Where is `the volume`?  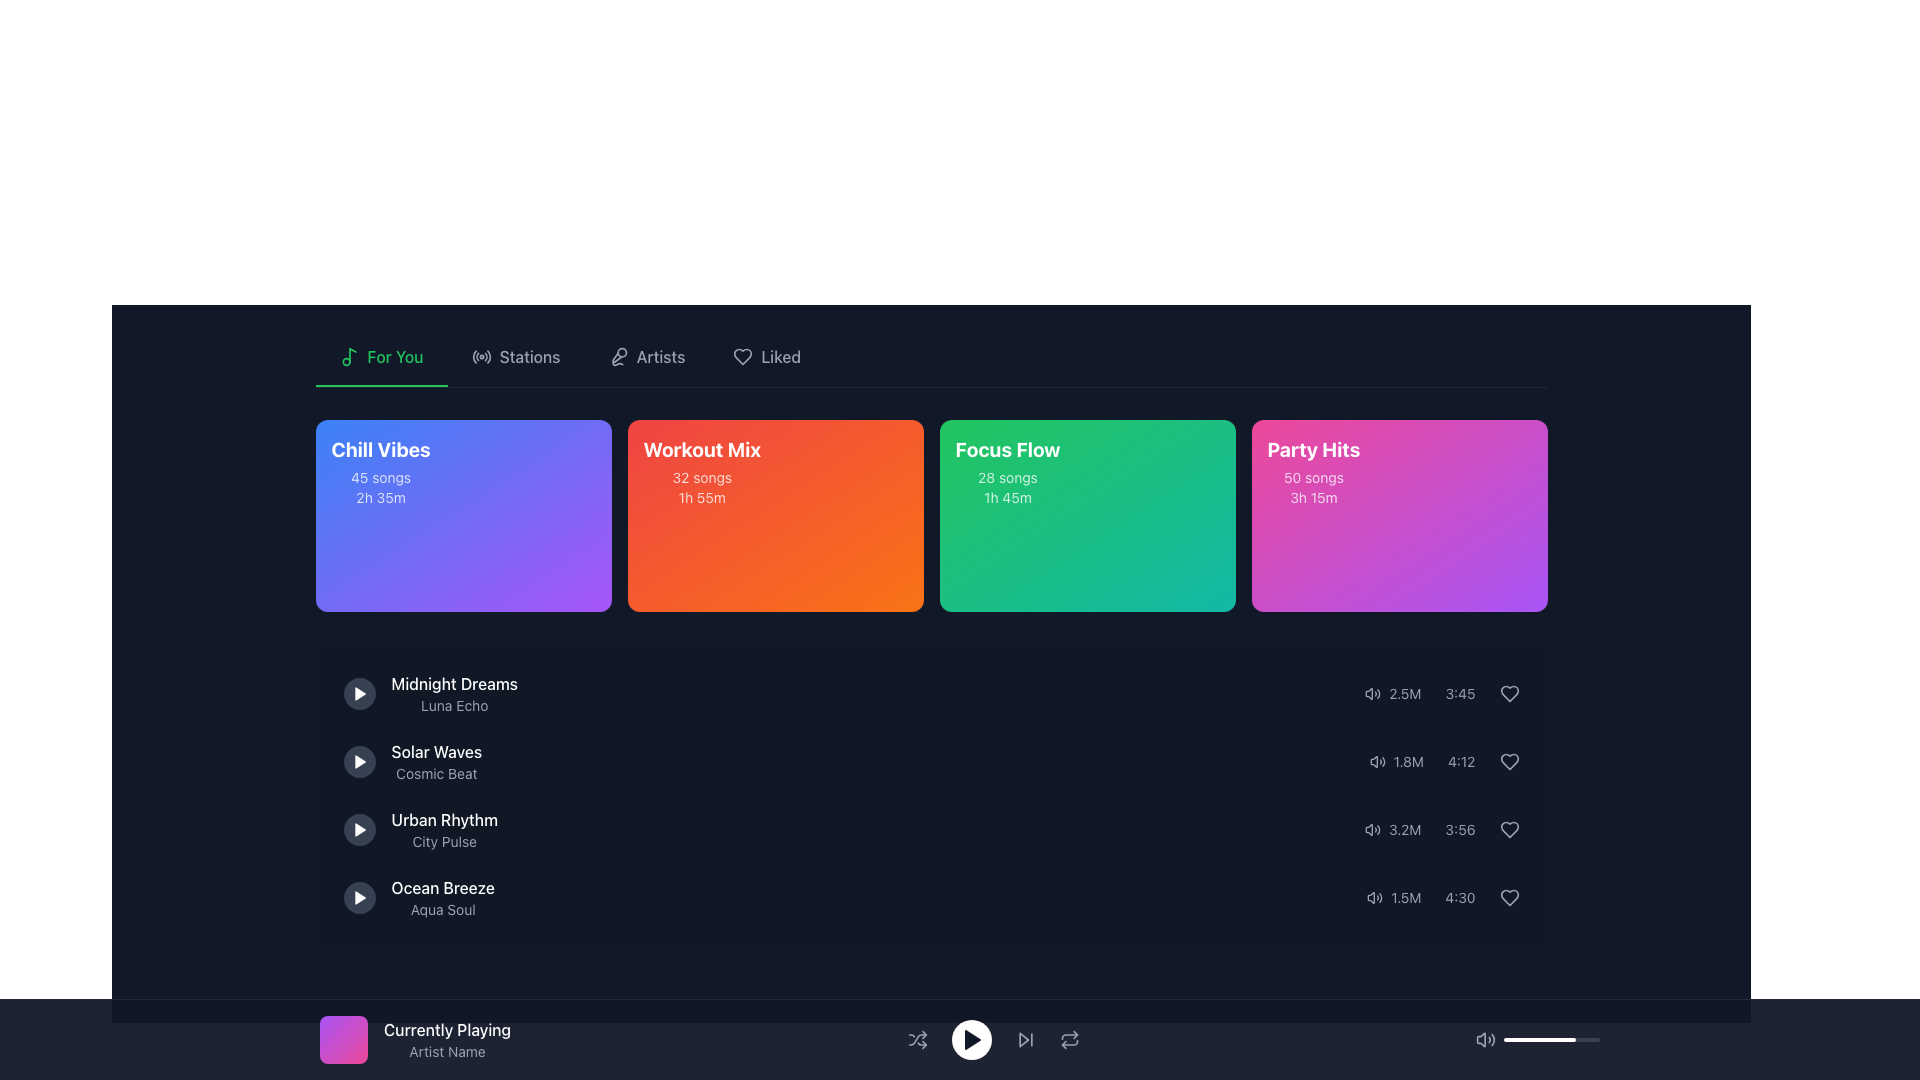
the volume is located at coordinates (1573, 1039).